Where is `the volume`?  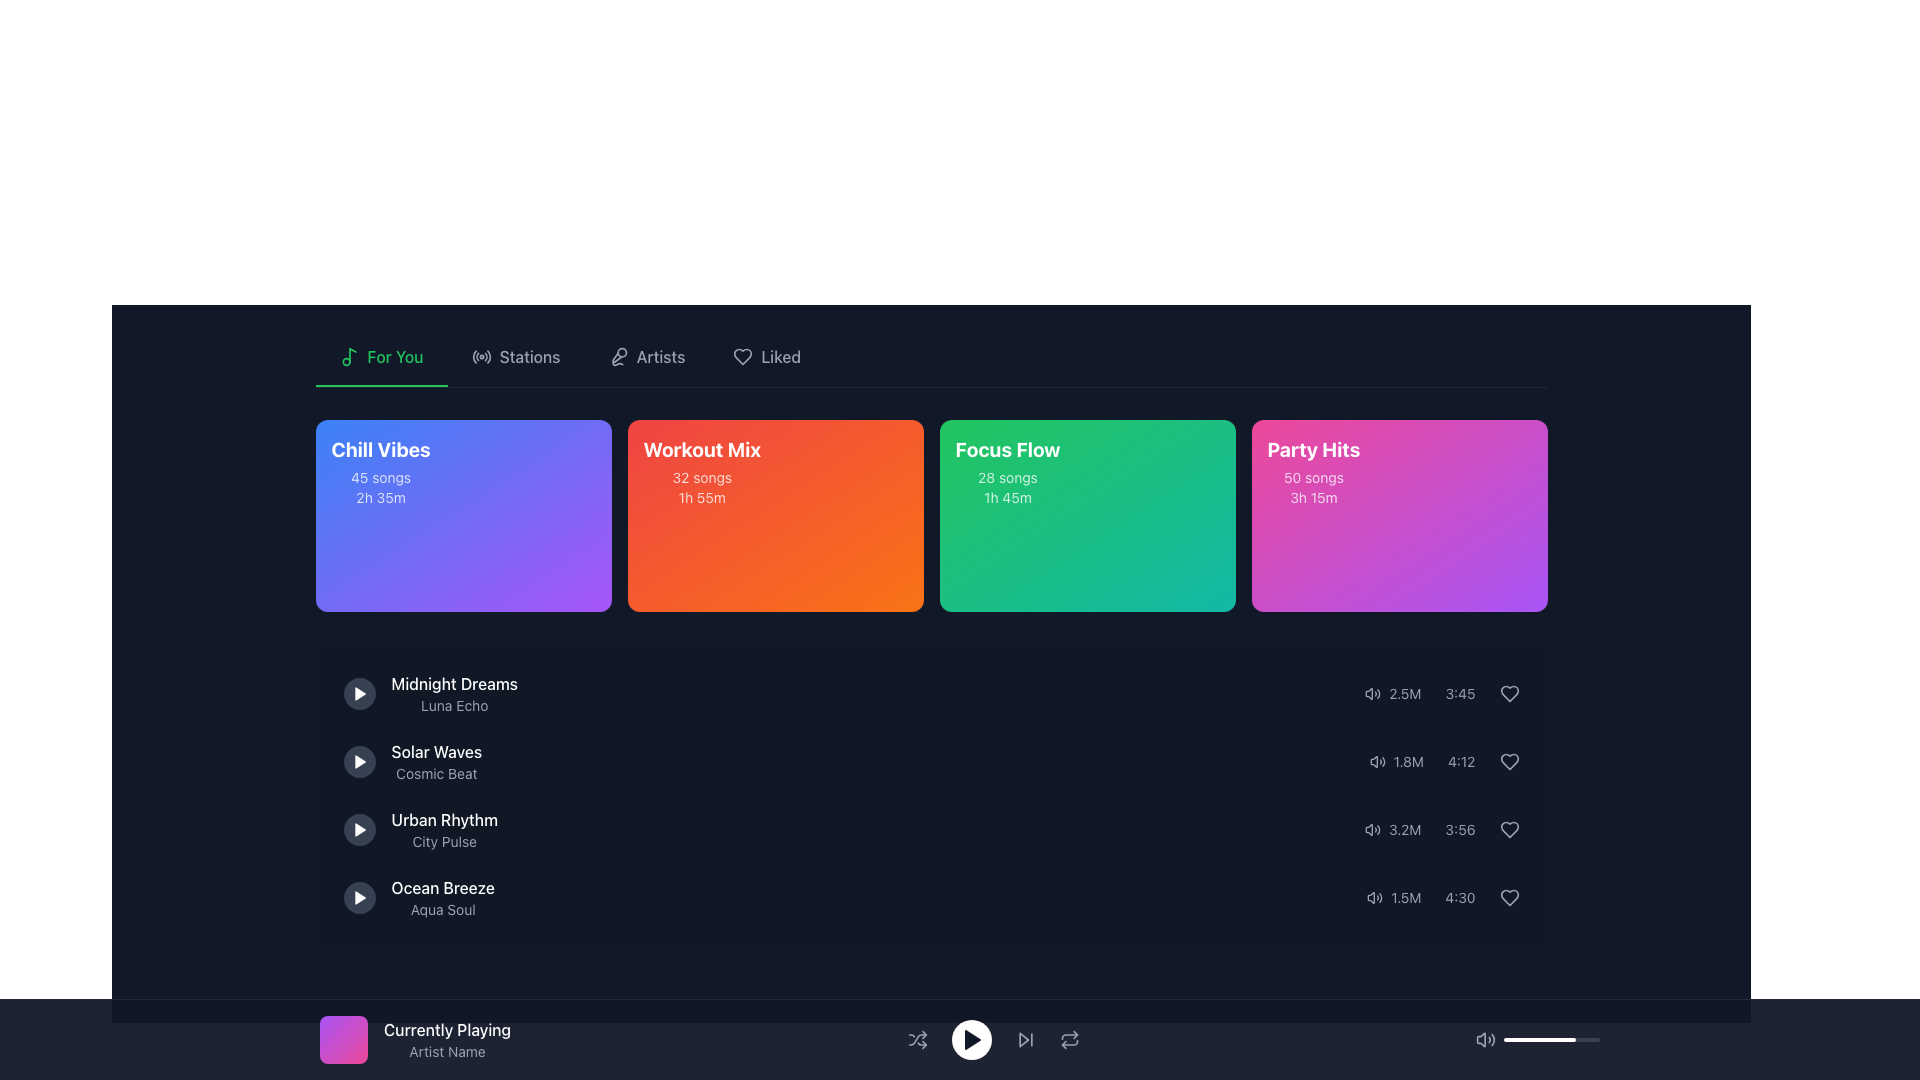
the volume is located at coordinates (1573, 1039).